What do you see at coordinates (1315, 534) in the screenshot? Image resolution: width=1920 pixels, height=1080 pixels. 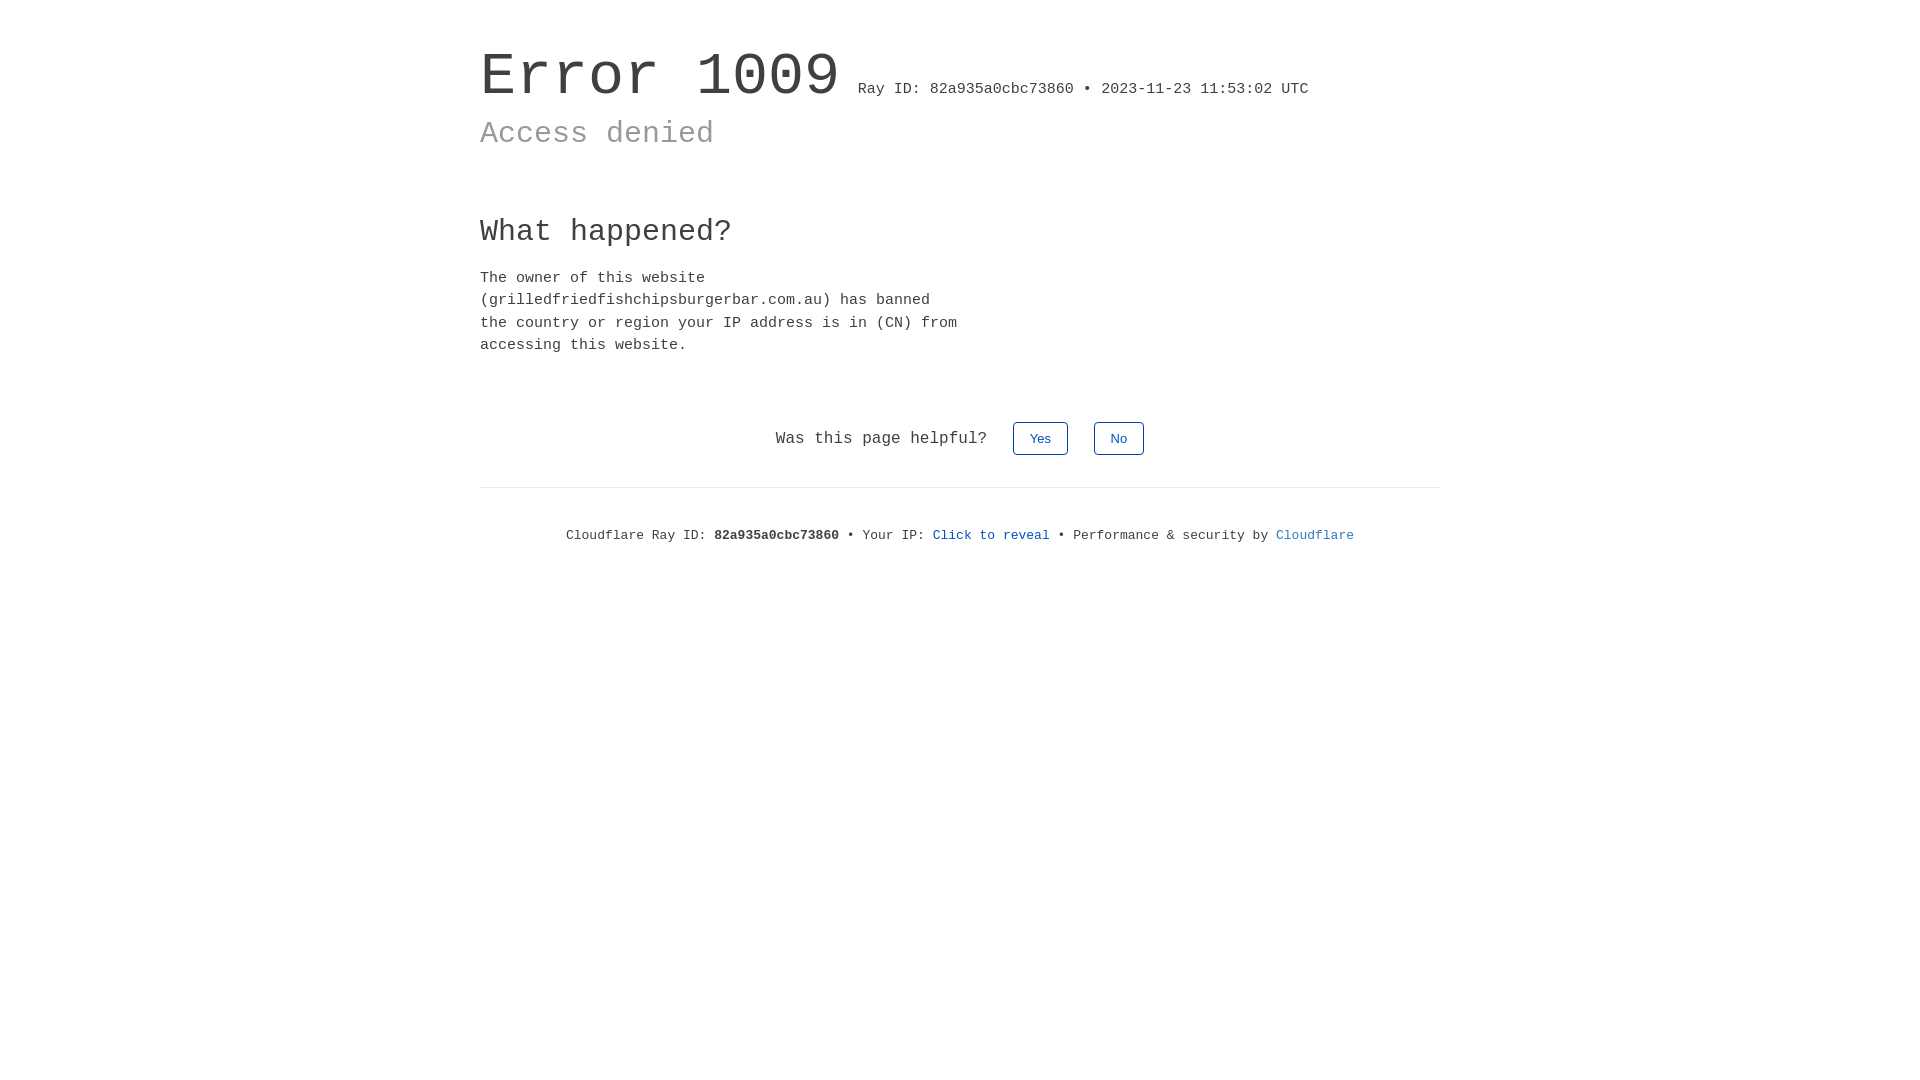 I see `'Cloudflare'` at bounding box center [1315, 534].